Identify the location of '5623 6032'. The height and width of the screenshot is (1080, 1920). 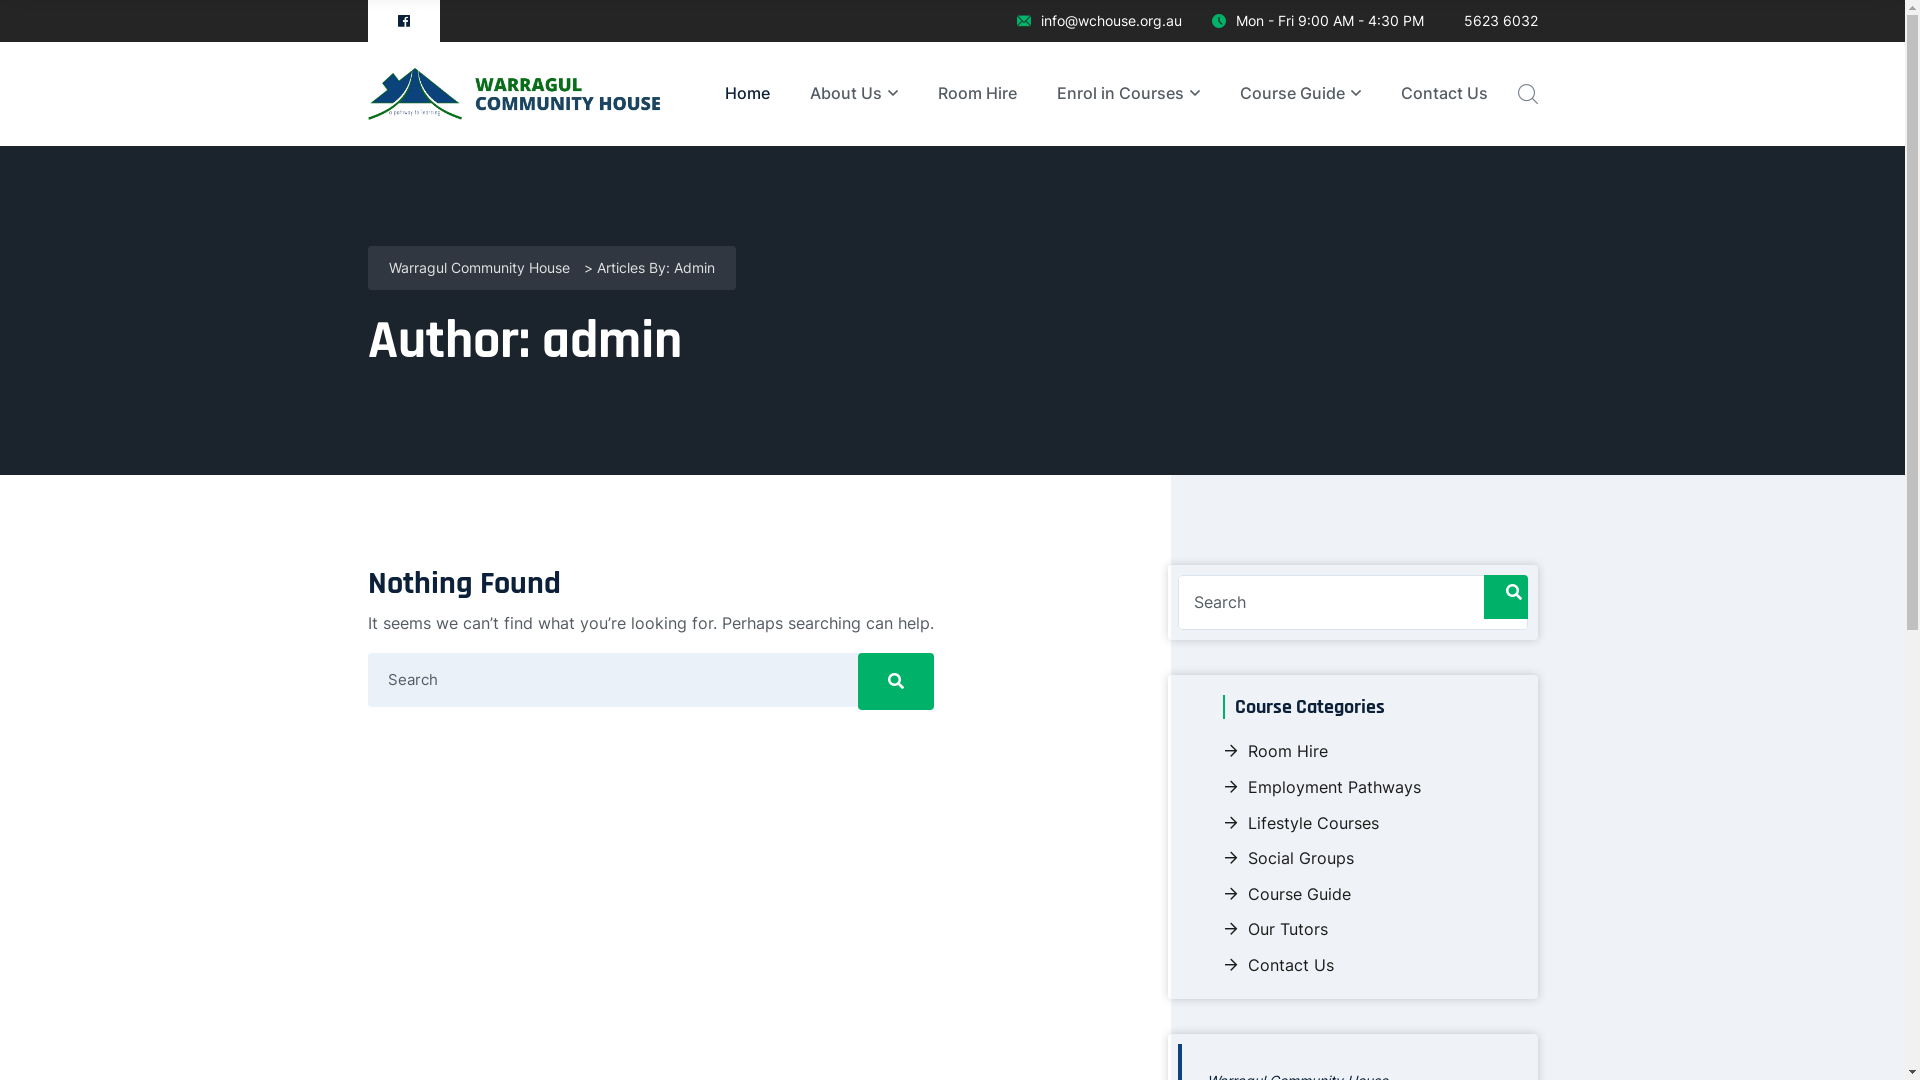
(1496, 20).